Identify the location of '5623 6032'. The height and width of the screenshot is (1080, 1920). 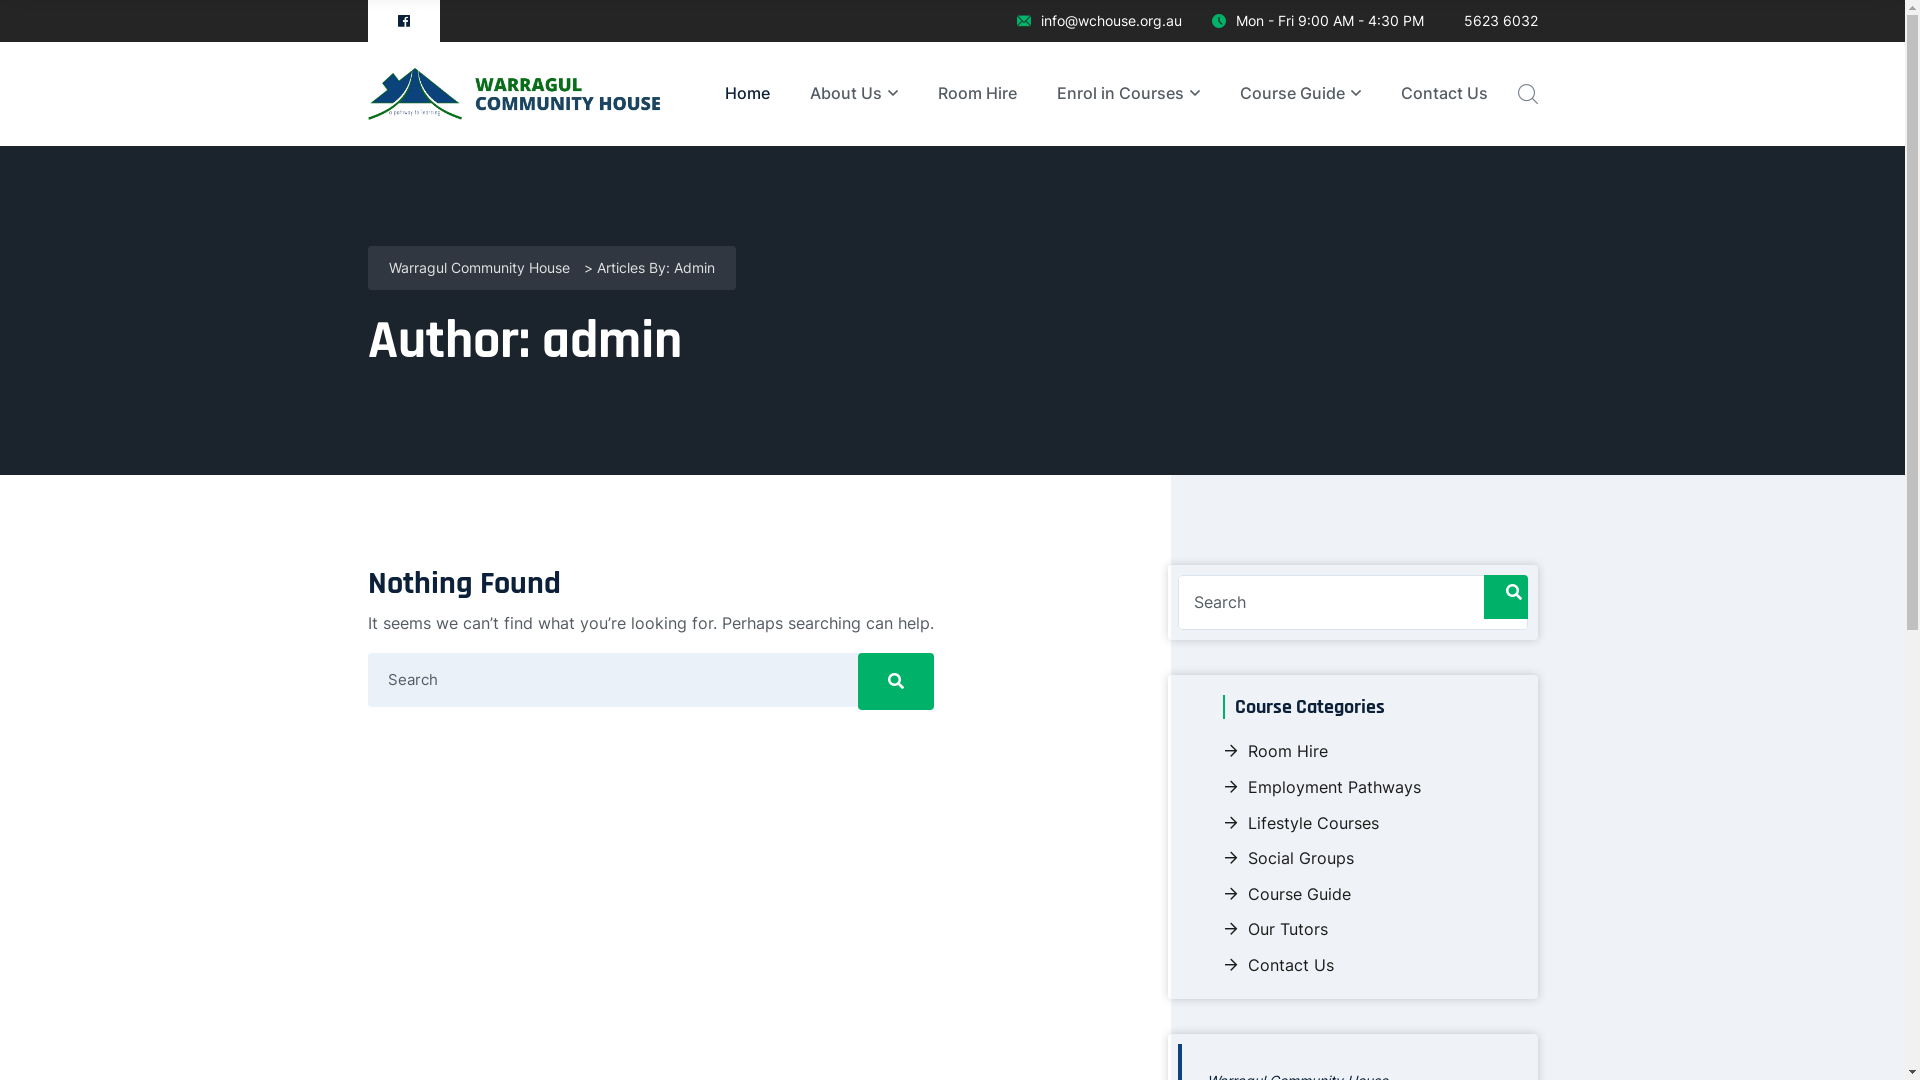
(1496, 20).